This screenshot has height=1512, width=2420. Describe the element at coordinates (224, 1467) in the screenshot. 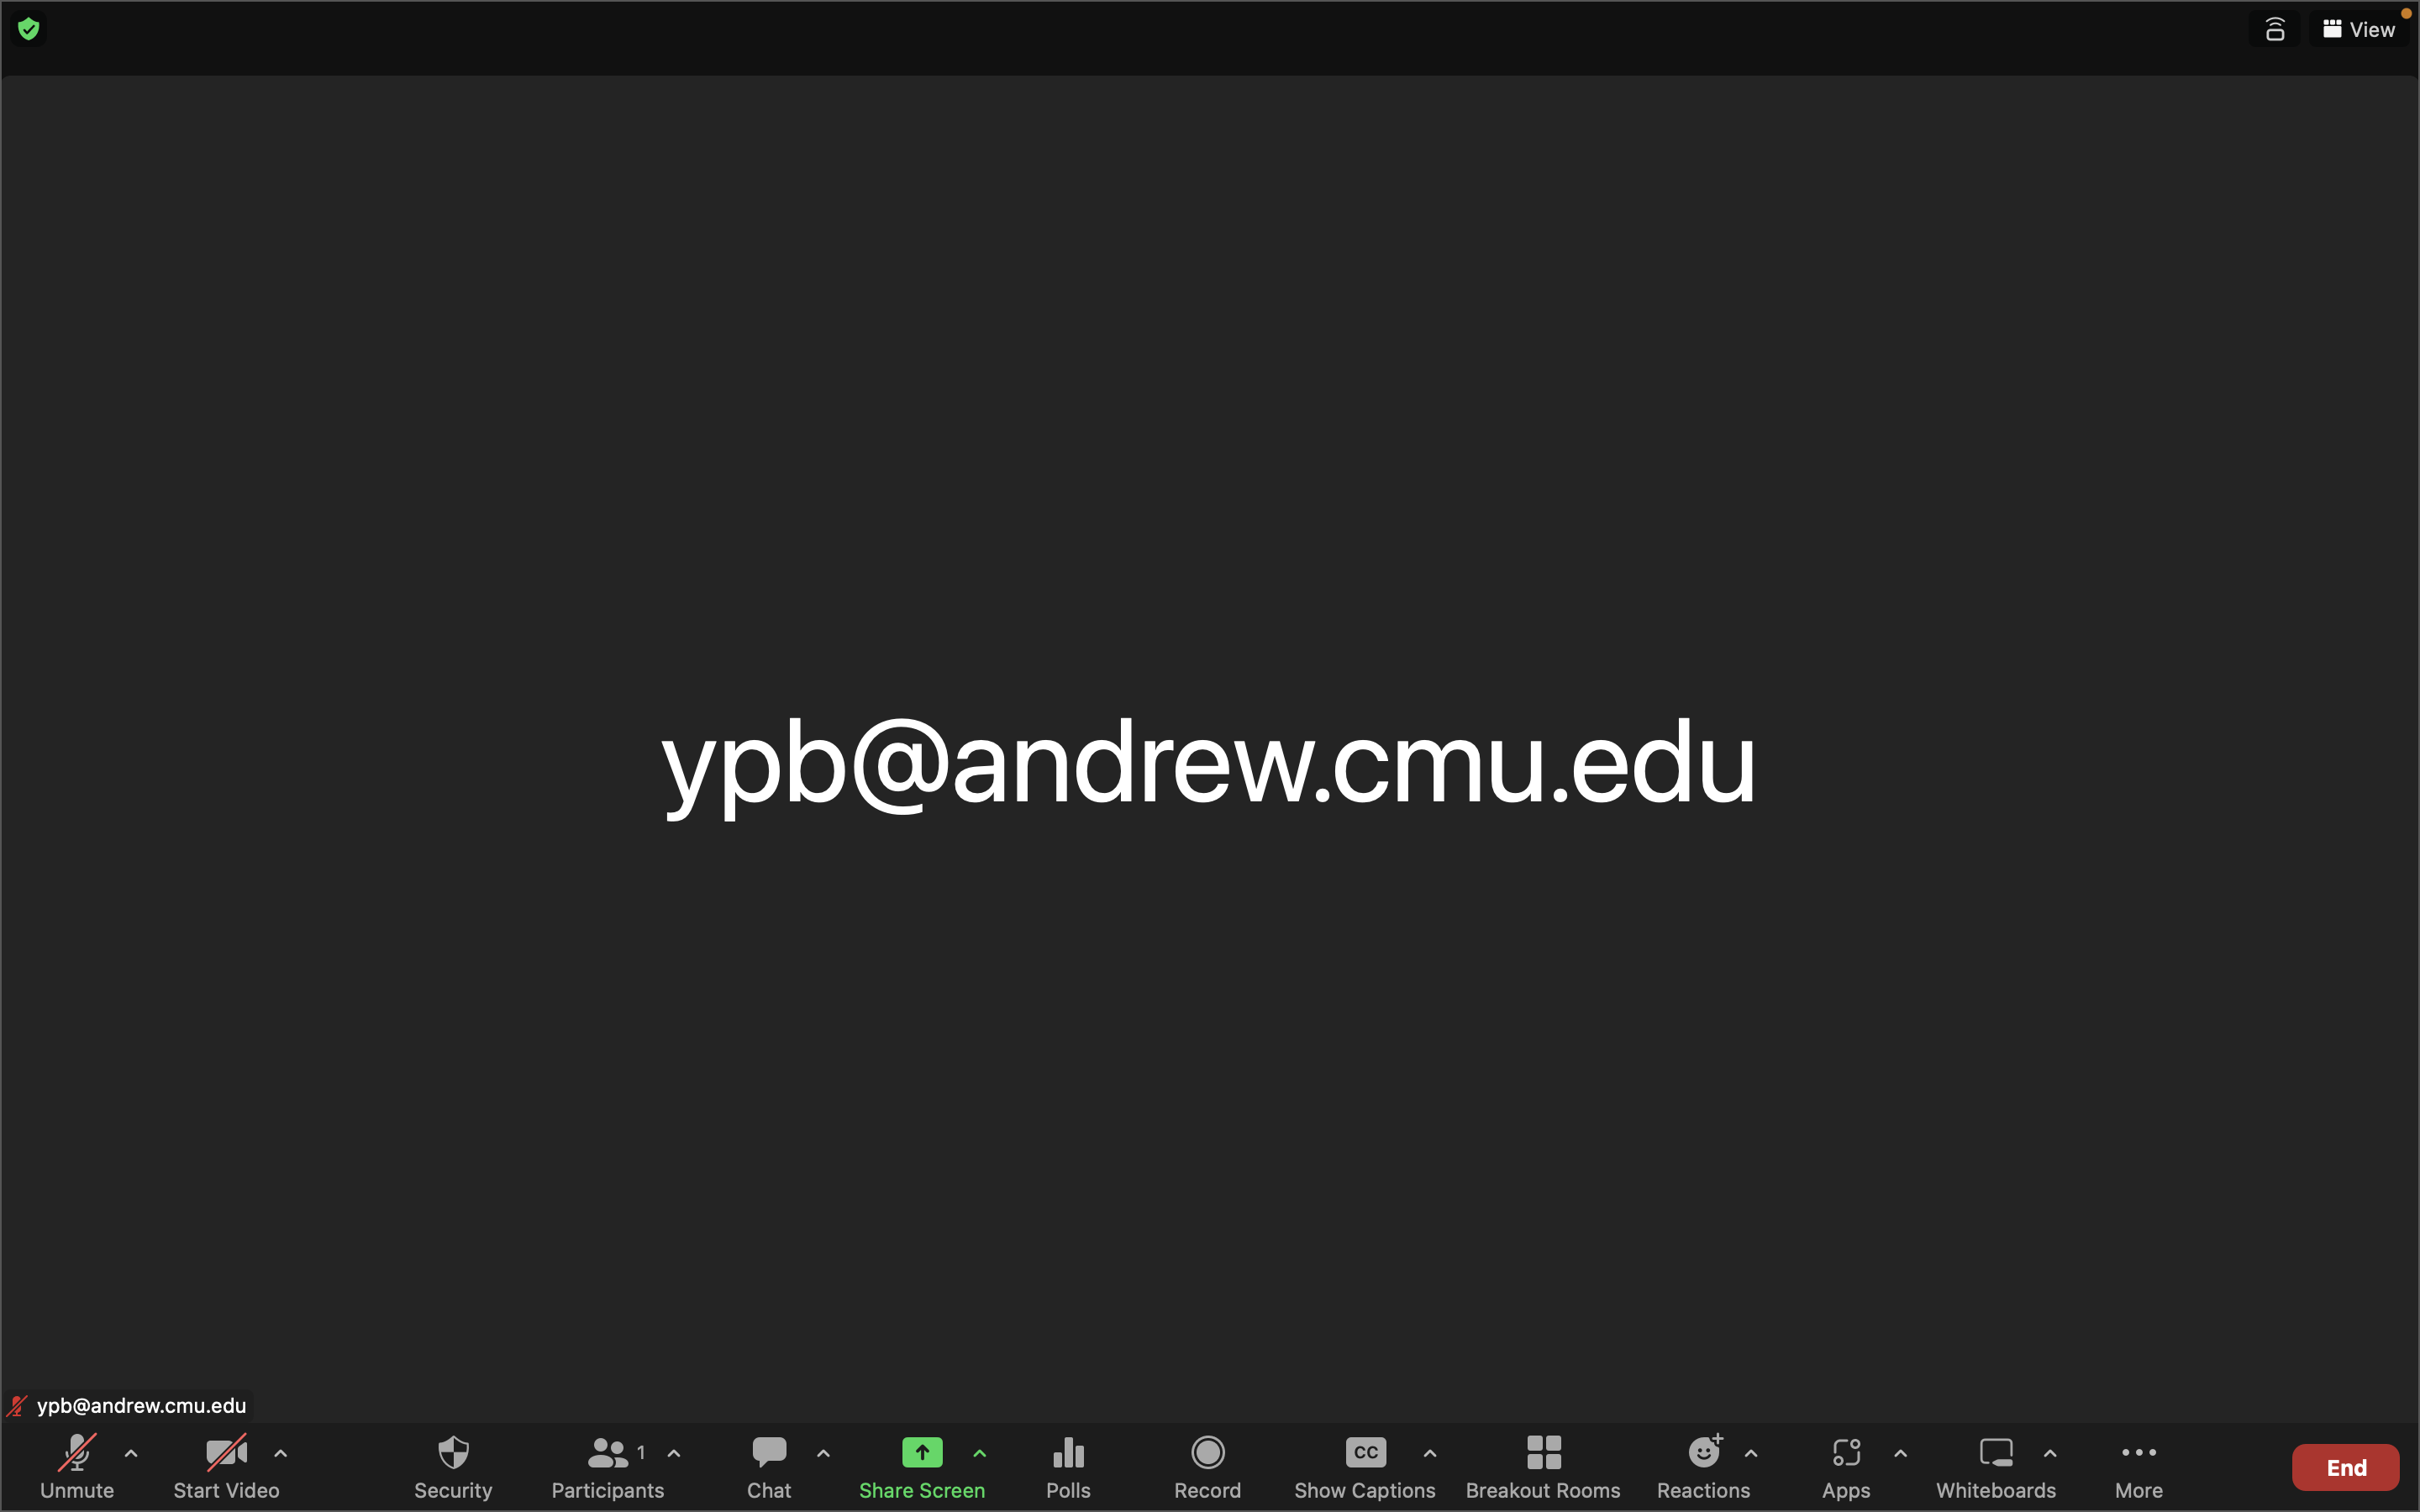

I see `the video by selecting the icon located at the lower left` at that location.